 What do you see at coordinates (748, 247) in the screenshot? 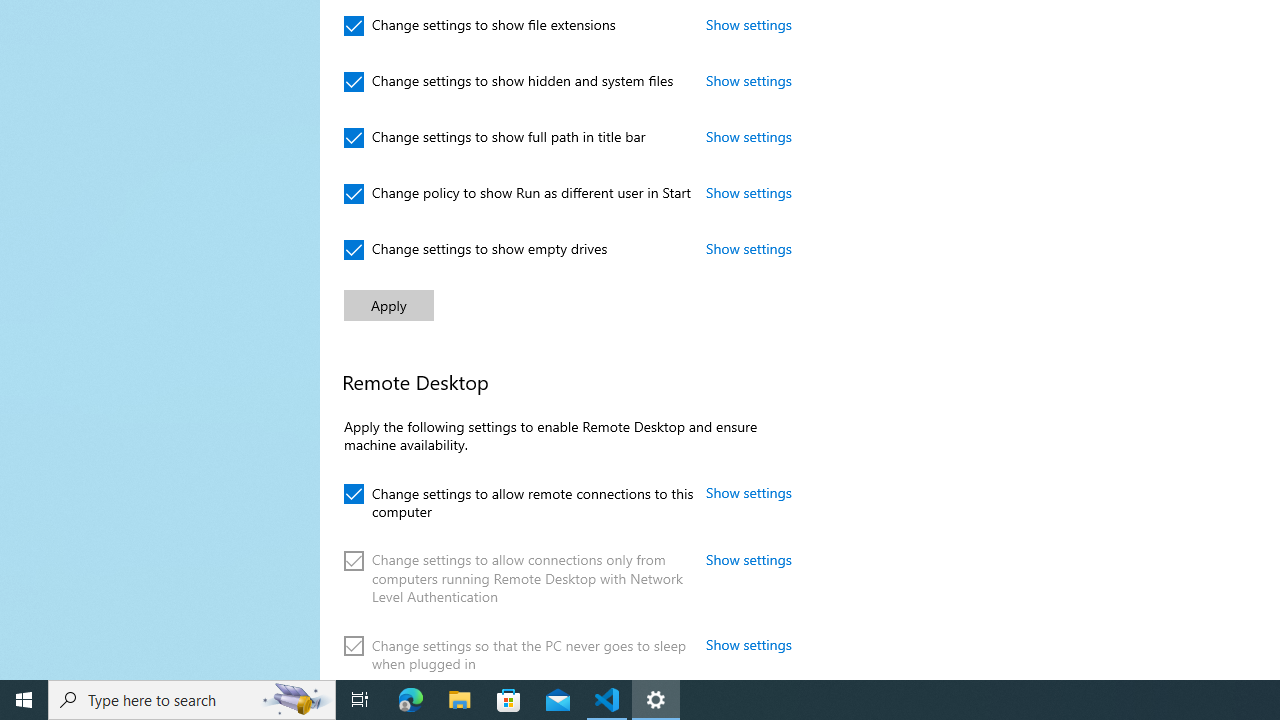
I see `'Show settings: Change settings to show empty drives'` at bounding box center [748, 247].